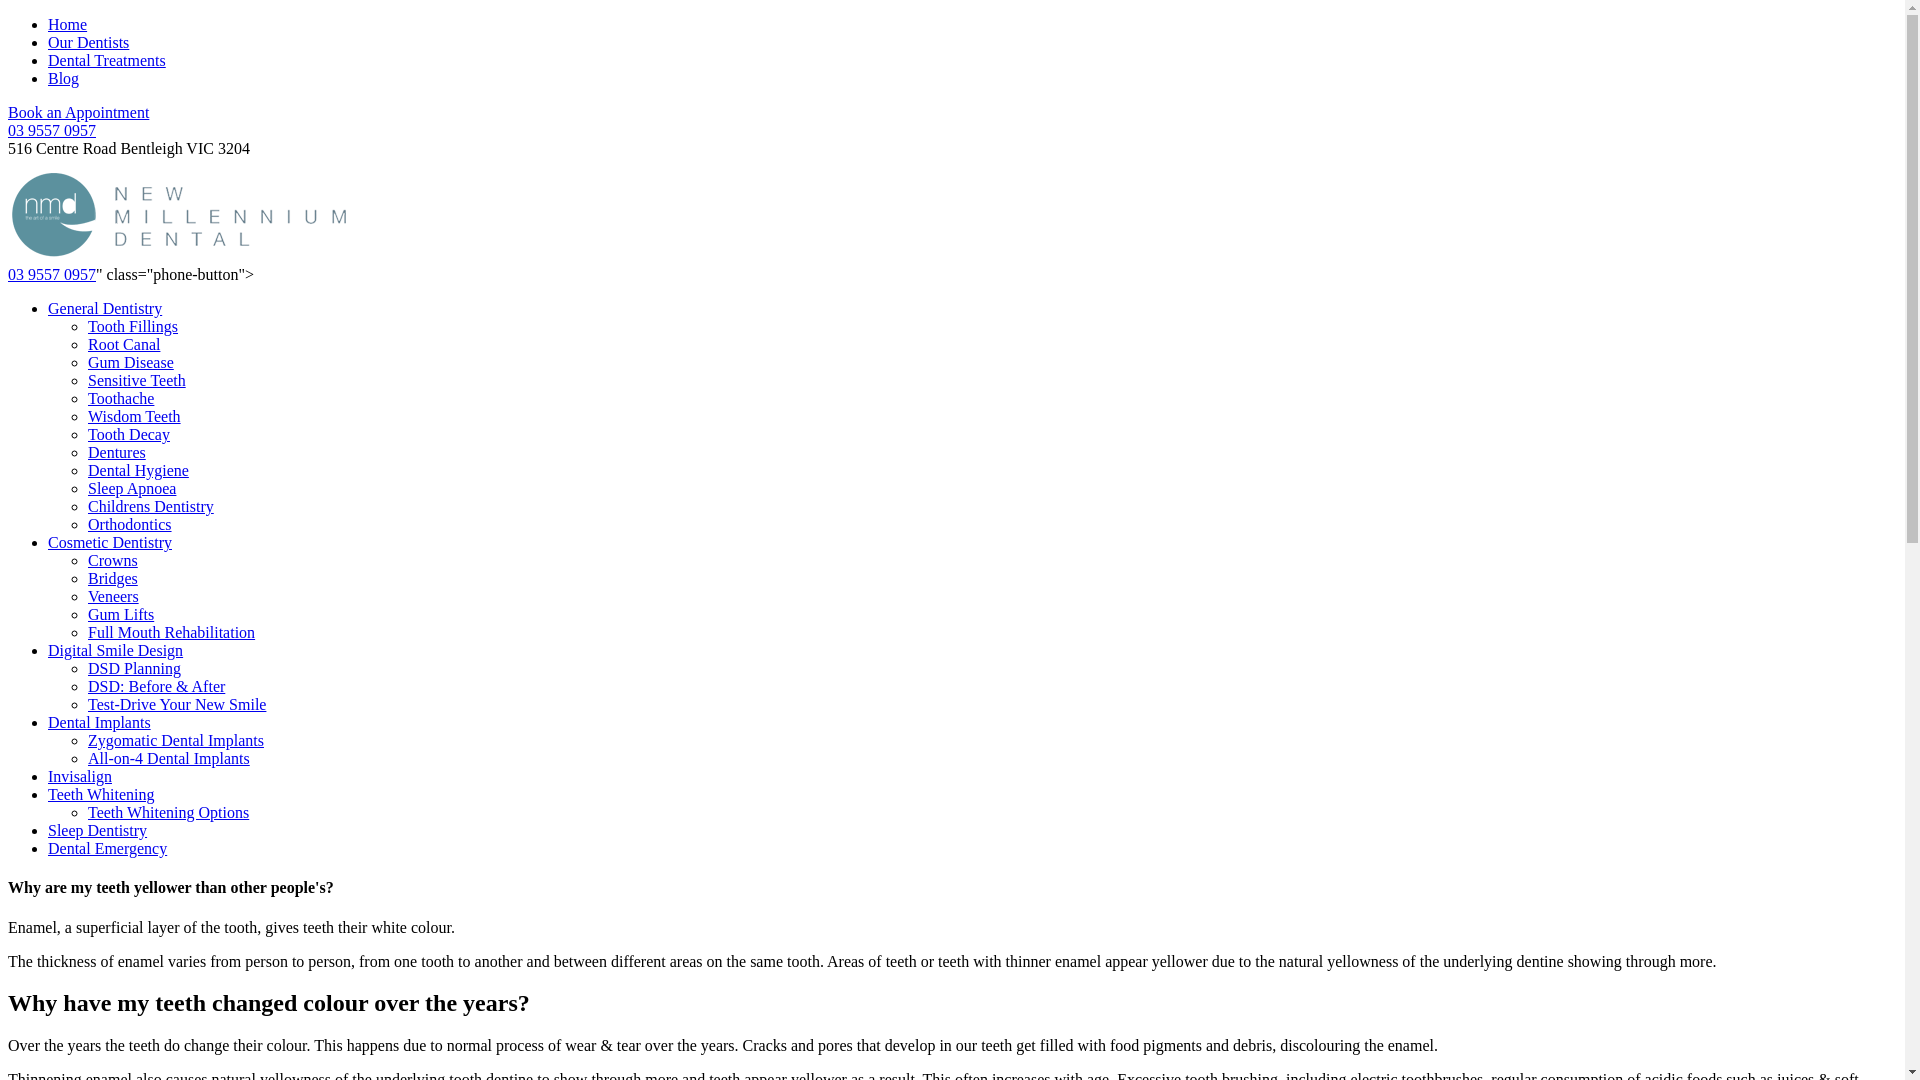 This screenshot has height=1080, width=1920. What do you see at coordinates (80, 775) in the screenshot?
I see `'Invisalign'` at bounding box center [80, 775].